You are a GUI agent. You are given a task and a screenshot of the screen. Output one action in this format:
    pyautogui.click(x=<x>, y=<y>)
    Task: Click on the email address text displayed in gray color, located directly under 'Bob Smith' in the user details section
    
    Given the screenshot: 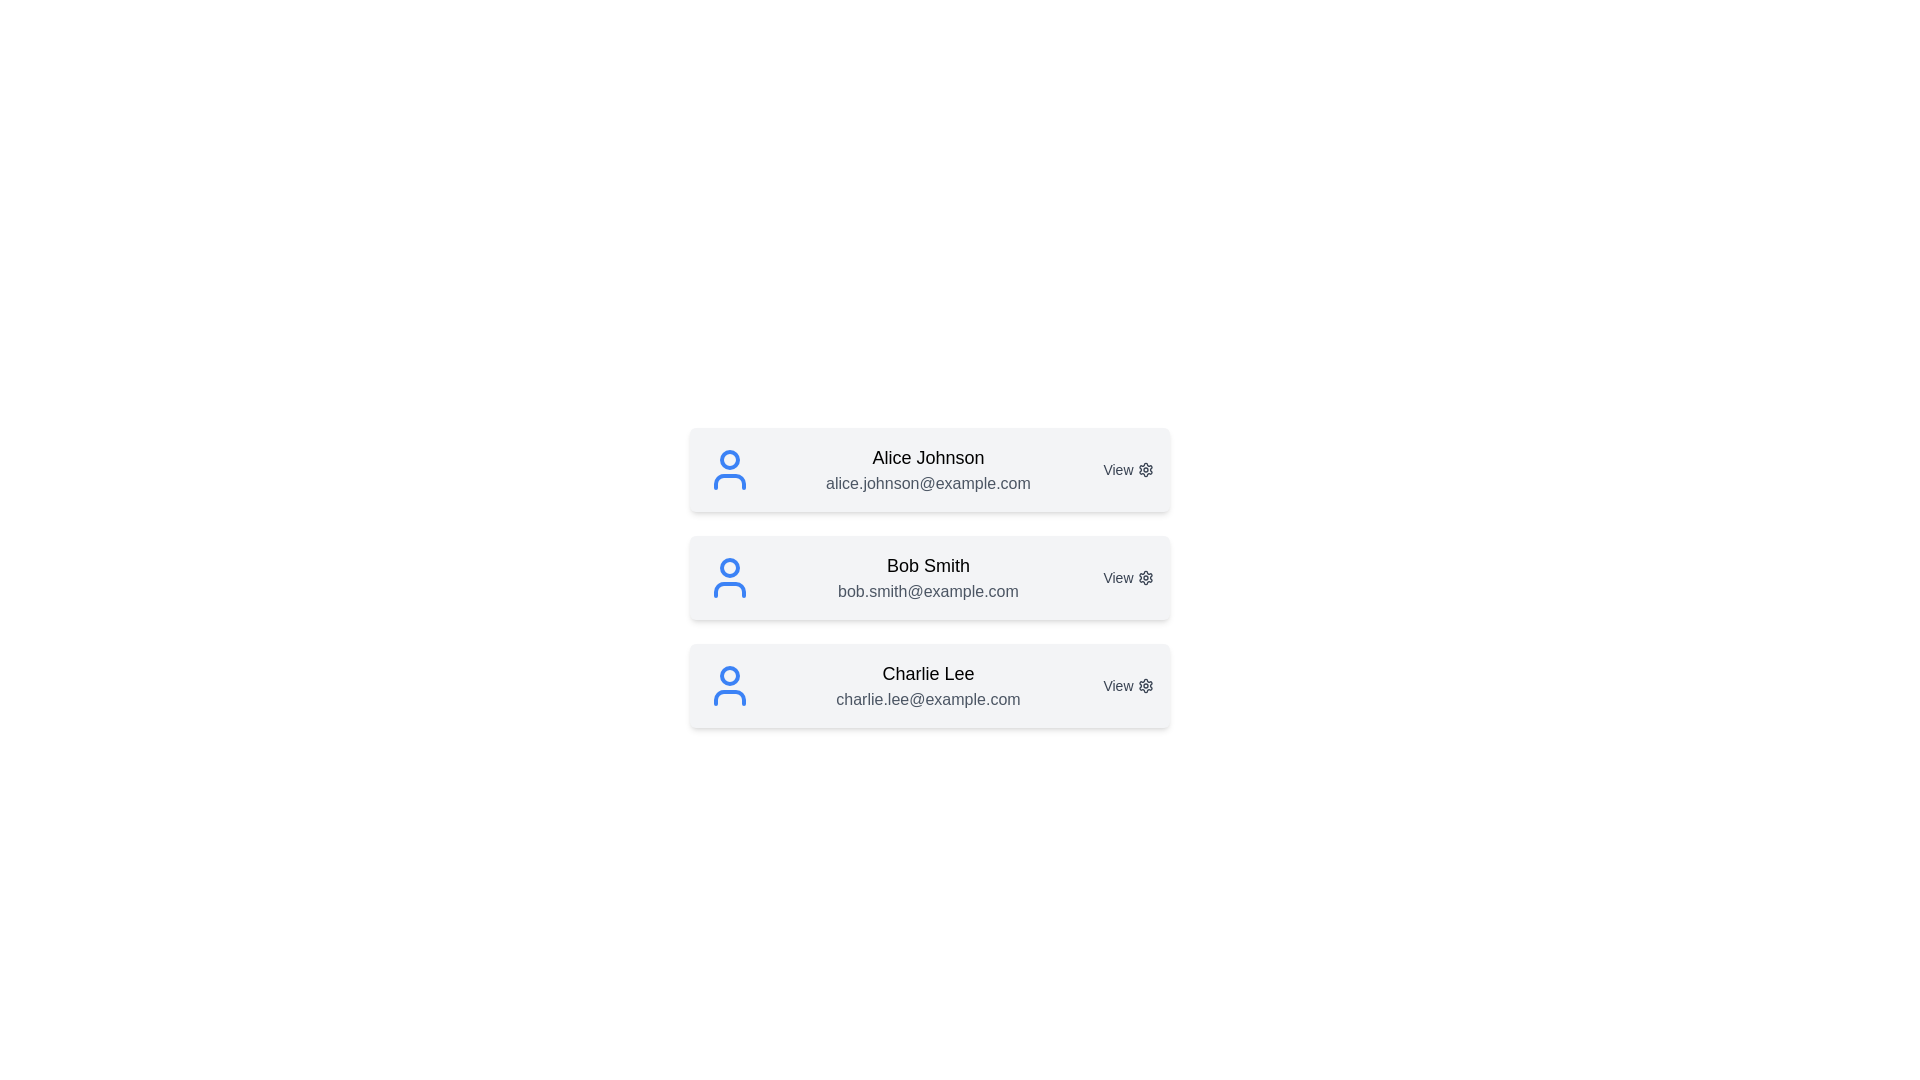 What is the action you would take?
    pyautogui.click(x=927, y=590)
    